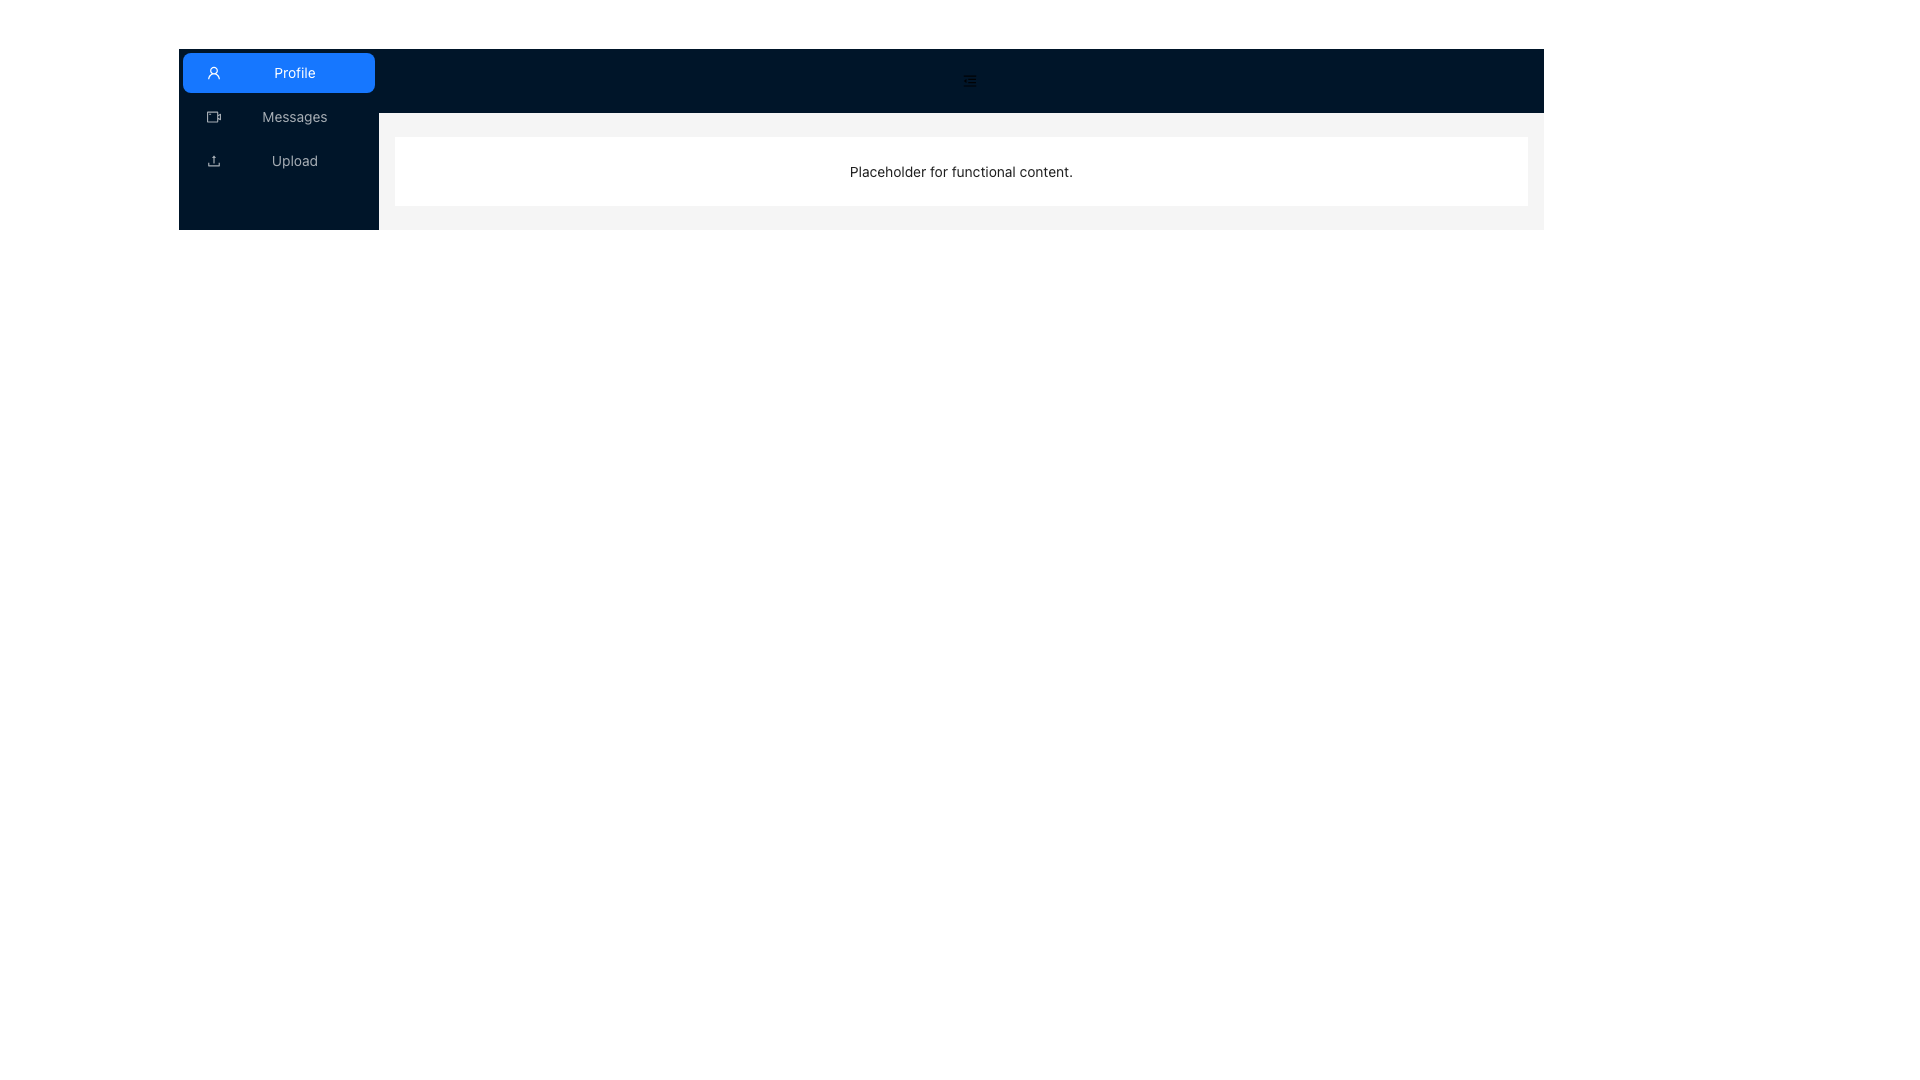 The image size is (1920, 1080). I want to click on the upload icon, so click(214, 160).